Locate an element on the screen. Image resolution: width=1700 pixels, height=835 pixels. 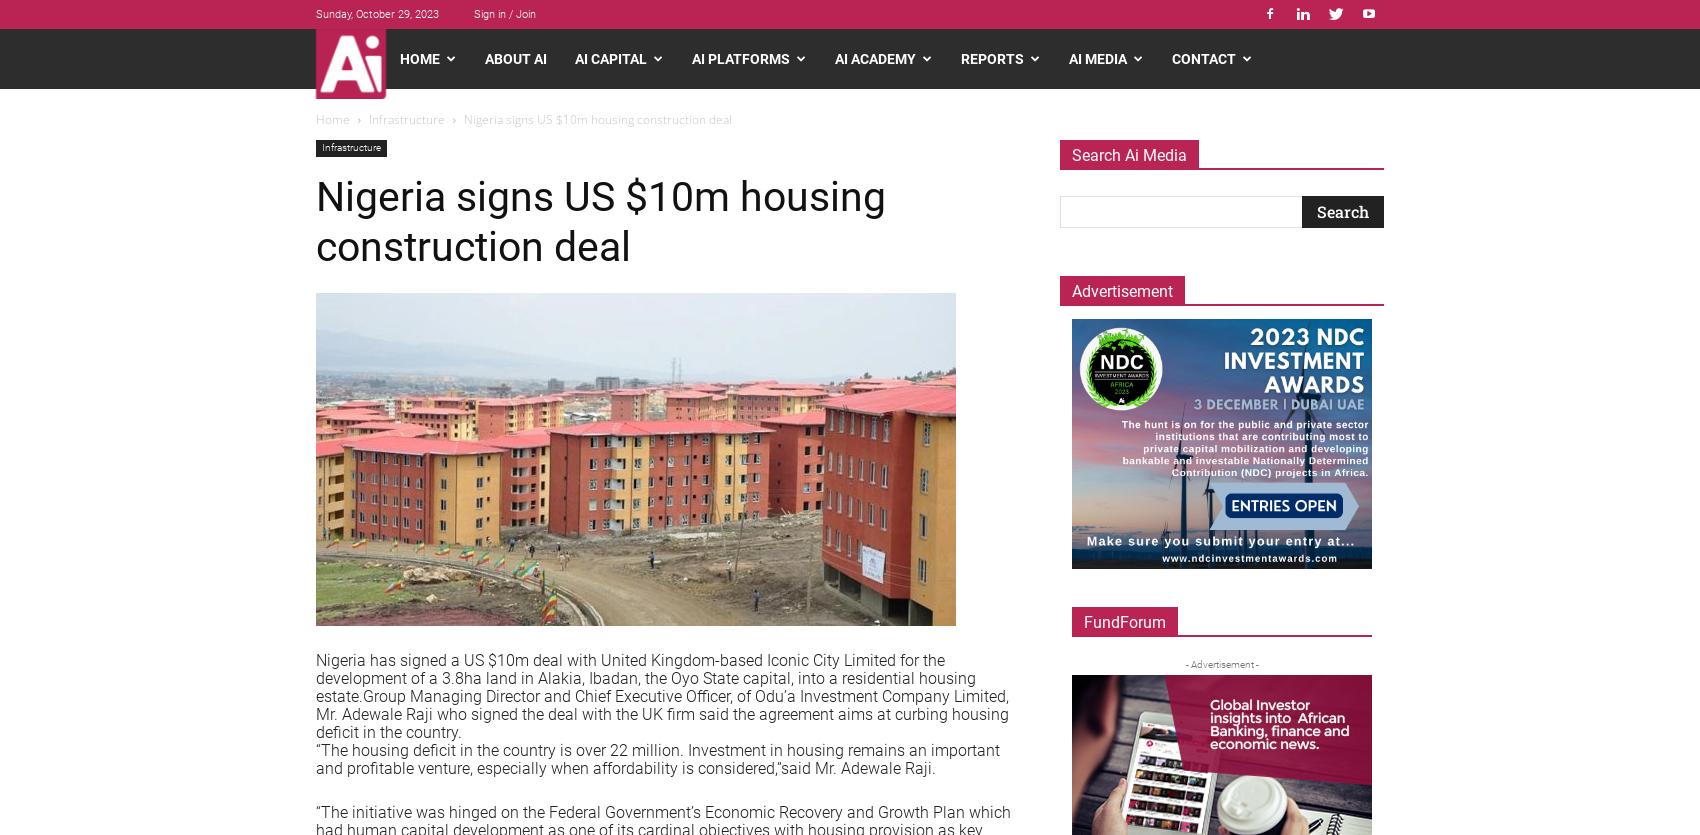
'Advertisement' is located at coordinates (1122, 290).